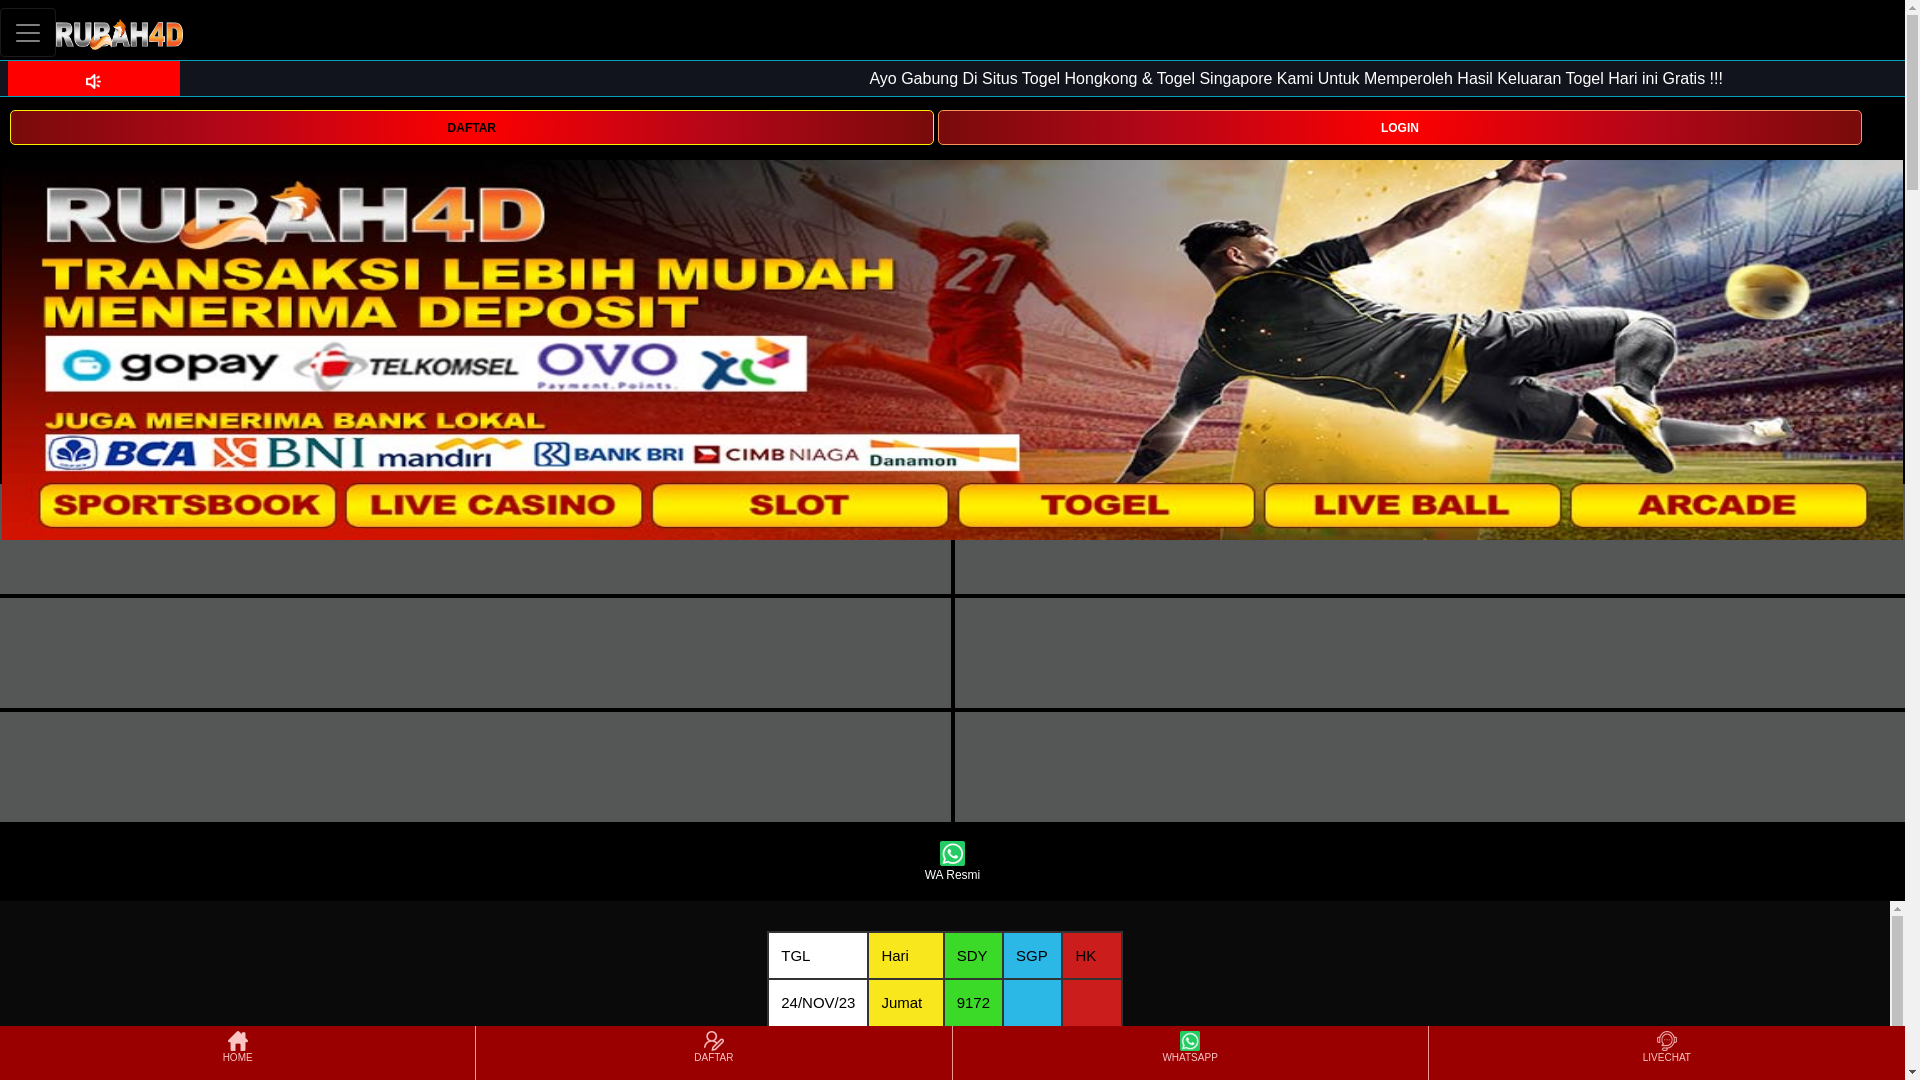 The width and height of the screenshot is (1920, 1080). What do you see at coordinates (237, 1052) in the screenshot?
I see `'HOME'` at bounding box center [237, 1052].